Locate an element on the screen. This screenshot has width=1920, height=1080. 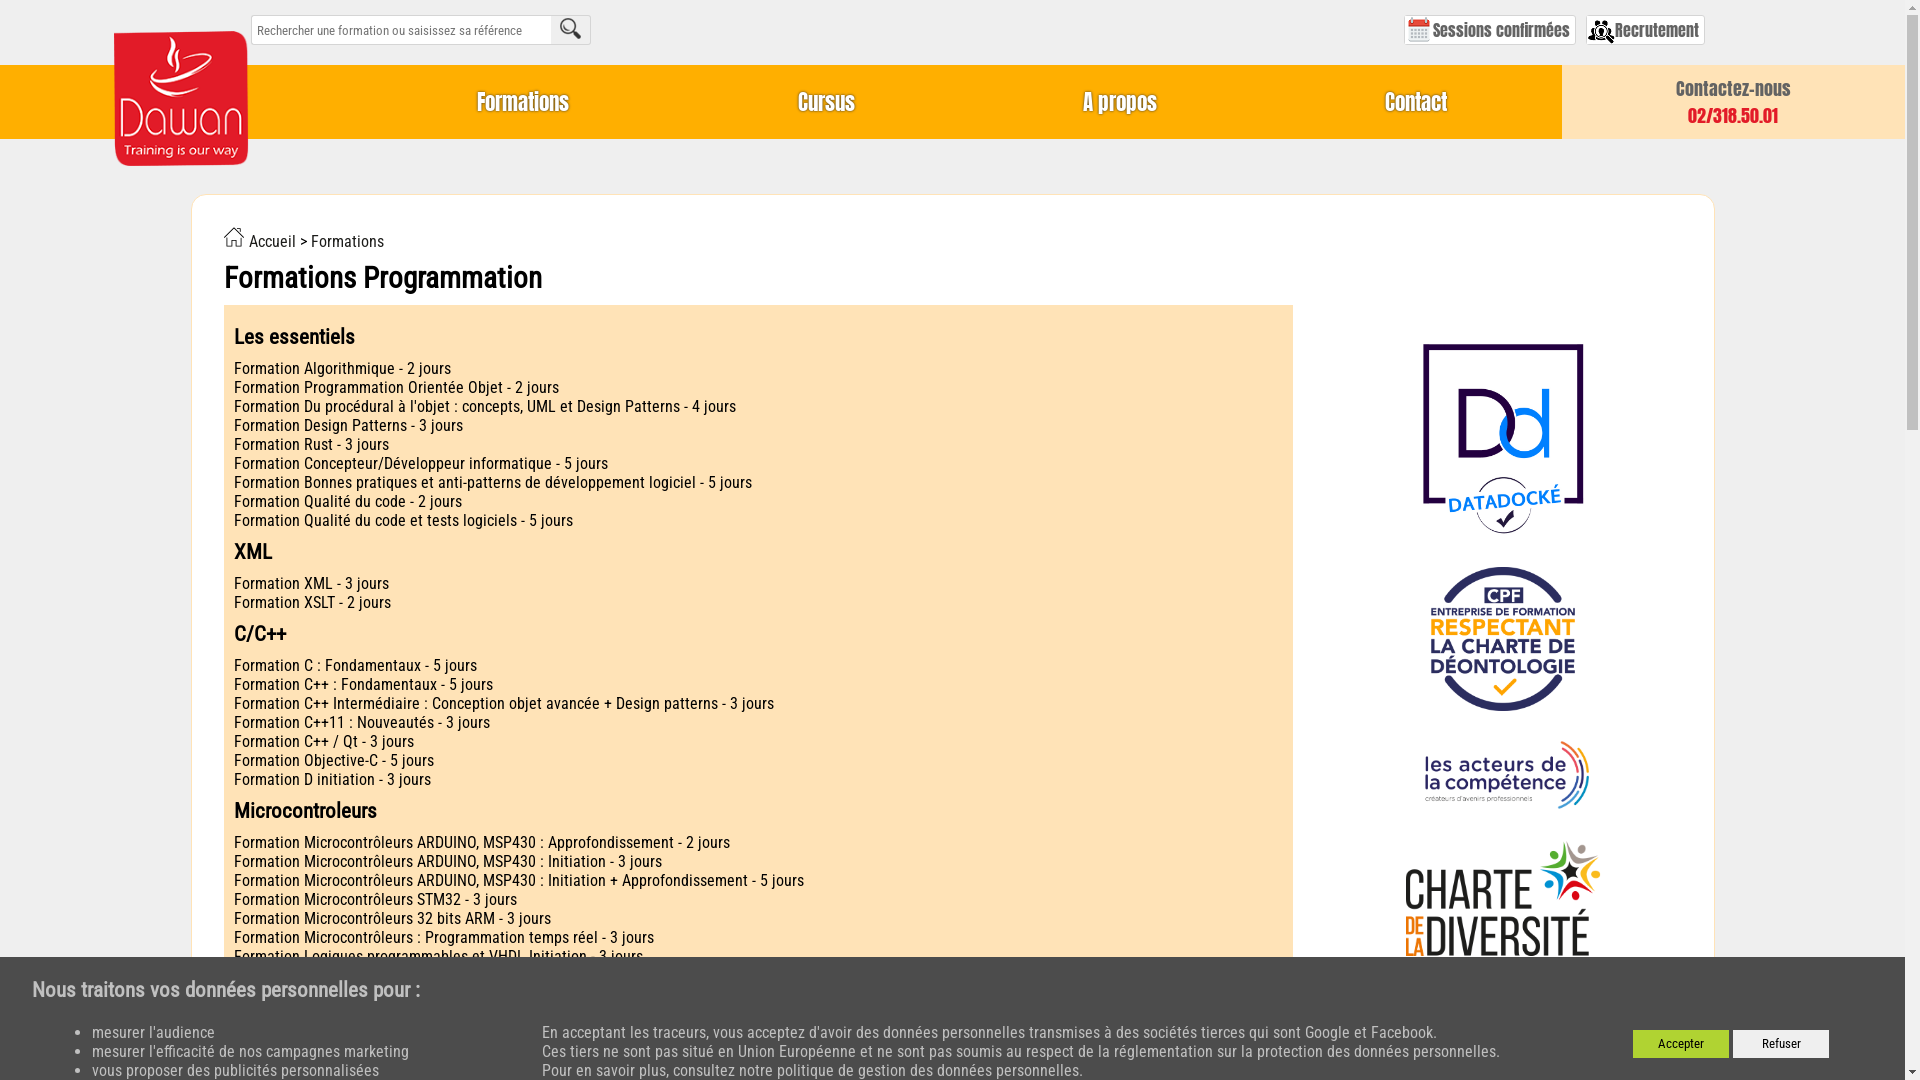
'C/C++' is located at coordinates (234, 633).